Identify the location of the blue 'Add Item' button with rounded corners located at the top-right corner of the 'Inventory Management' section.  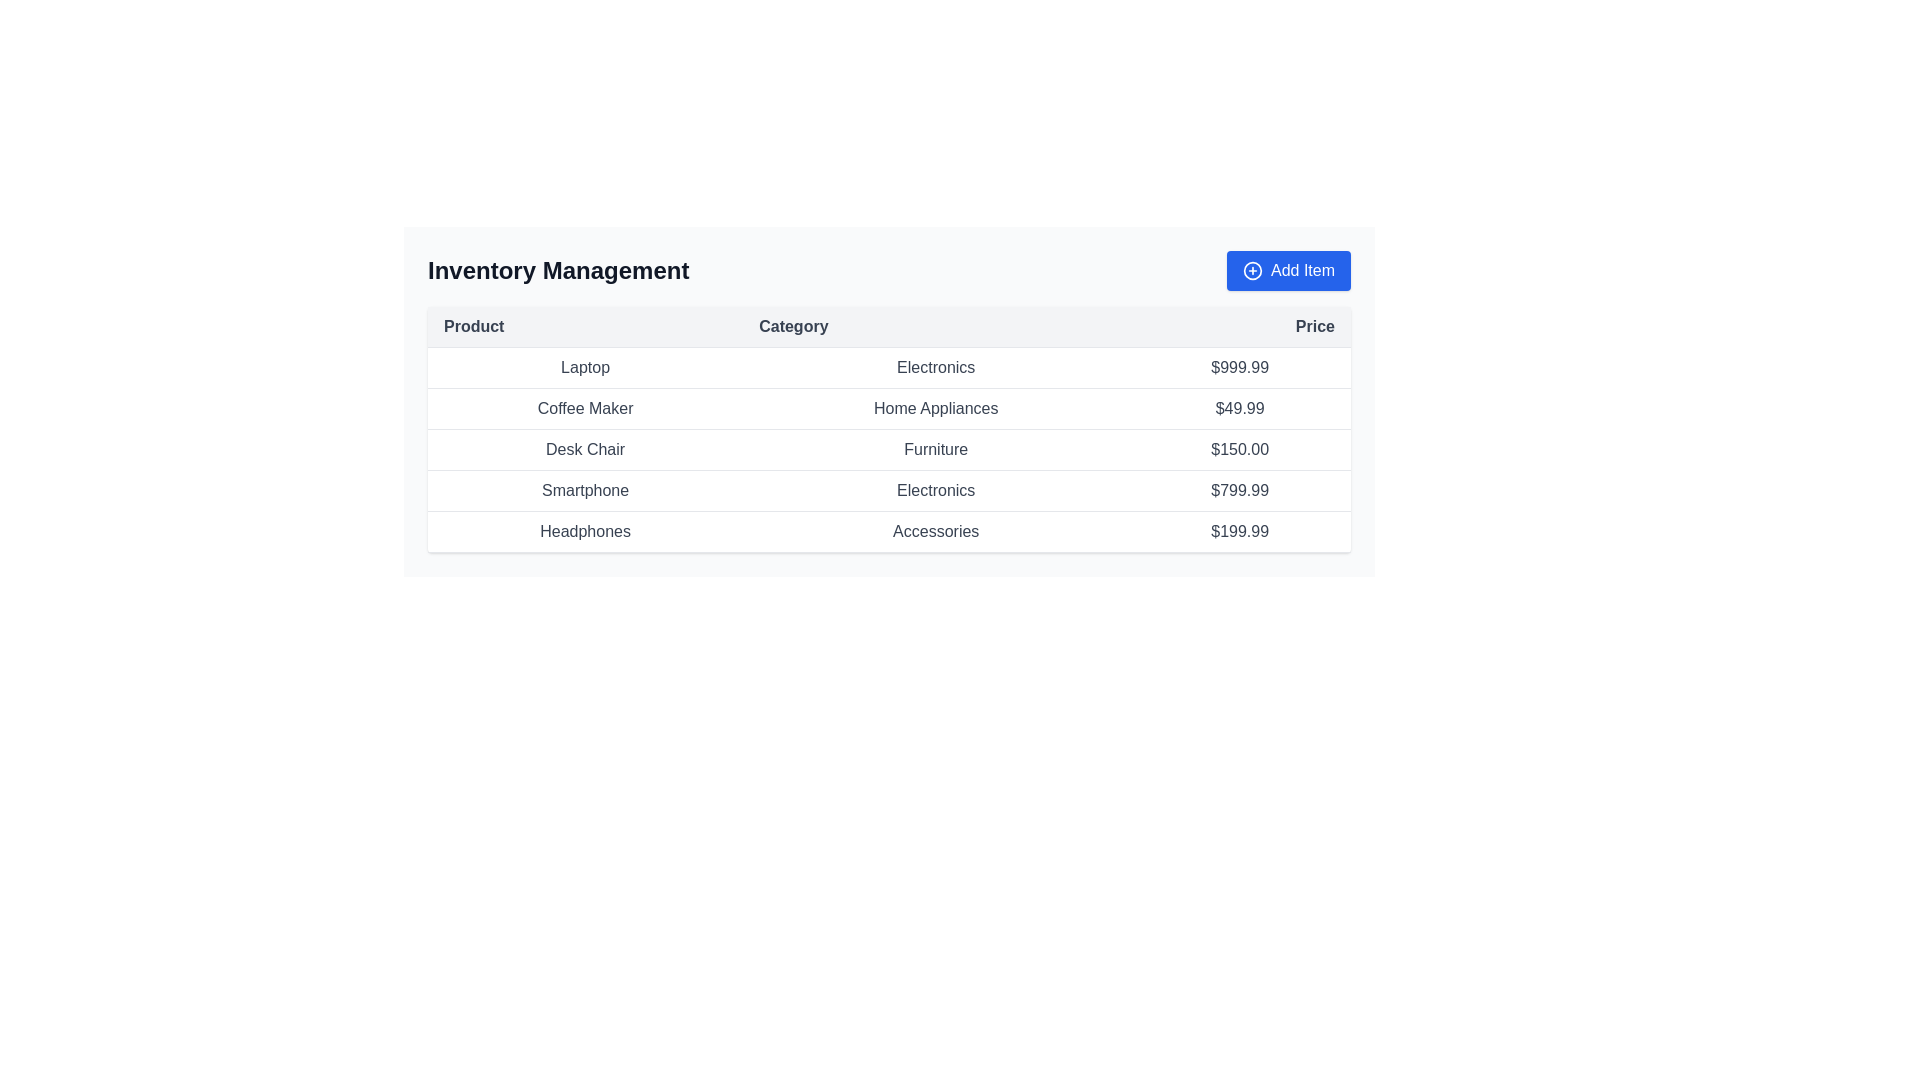
(1288, 270).